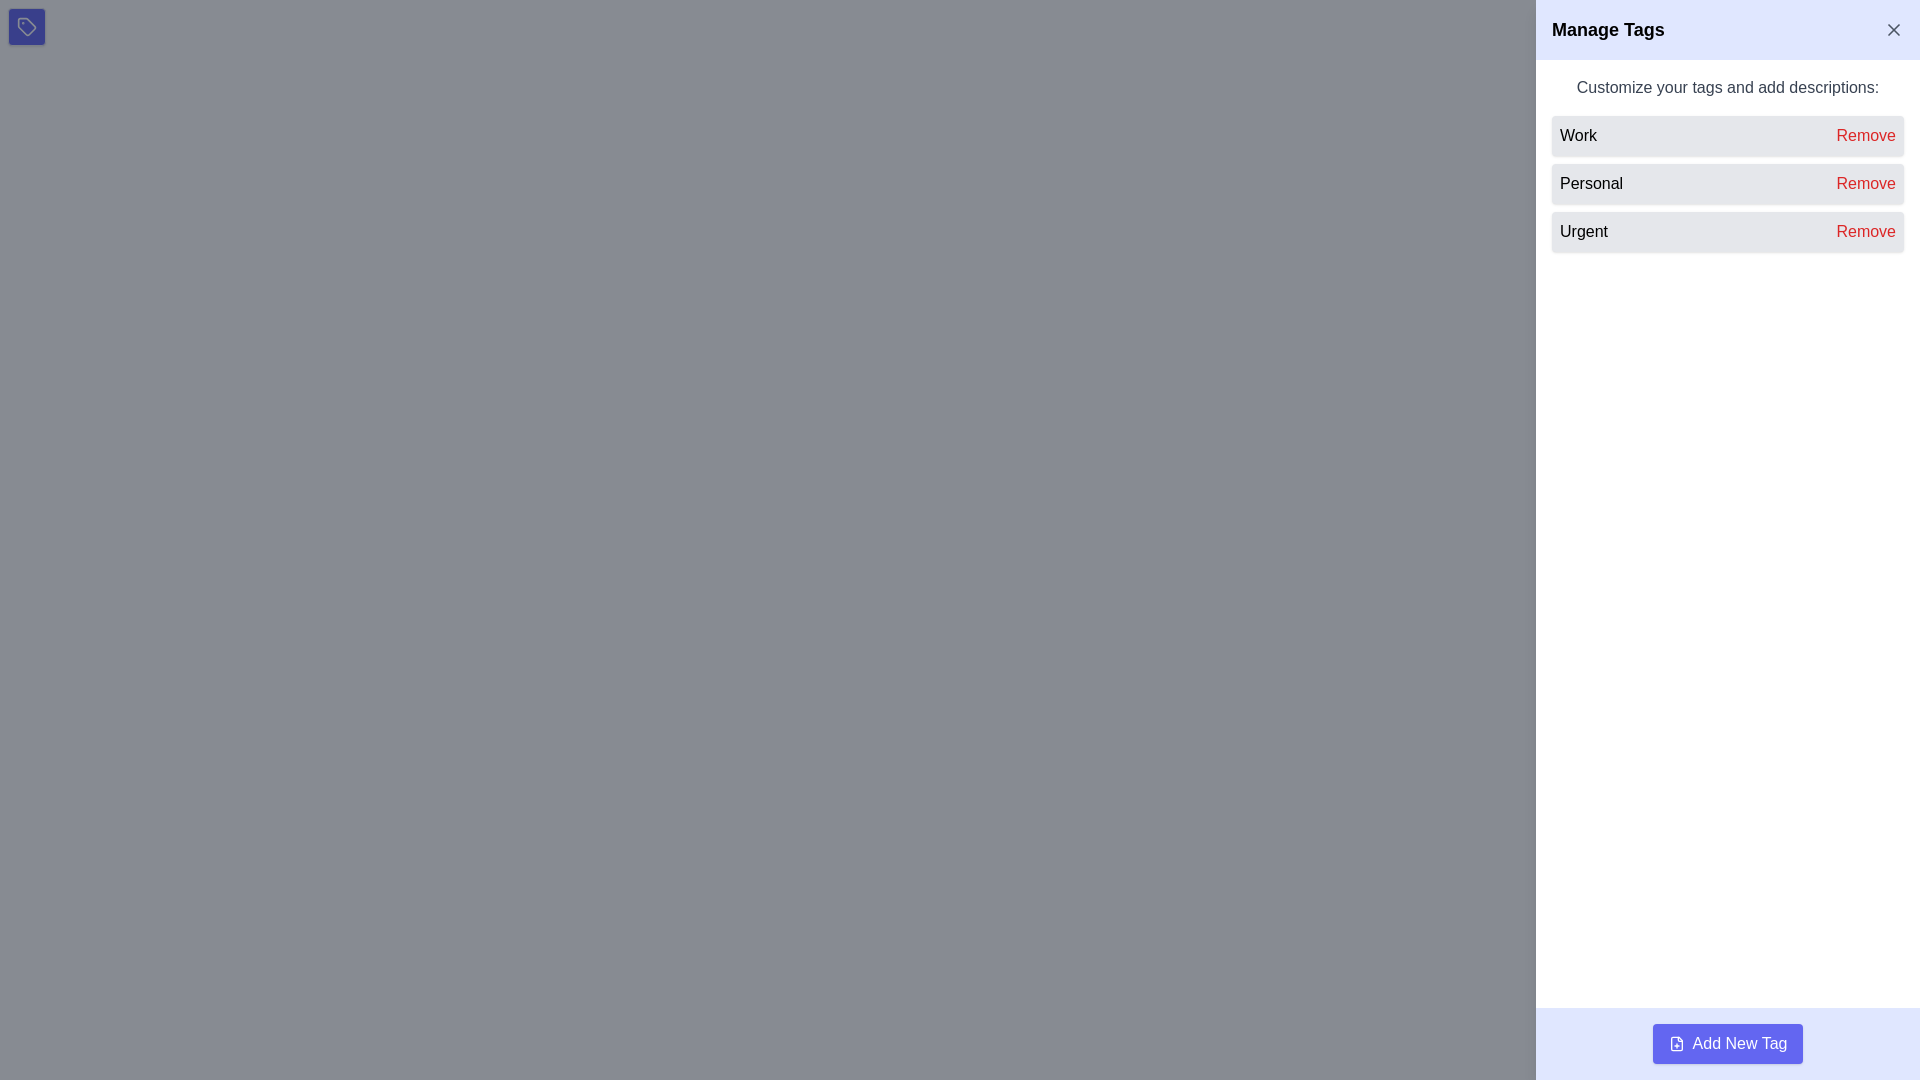 The height and width of the screenshot is (1080, 1920). I want to click on the 'Remove' button styled in red font color located in the second list item under the 'Manage Tags' section, next to the tag label 'Personal', so click(1865, 184).